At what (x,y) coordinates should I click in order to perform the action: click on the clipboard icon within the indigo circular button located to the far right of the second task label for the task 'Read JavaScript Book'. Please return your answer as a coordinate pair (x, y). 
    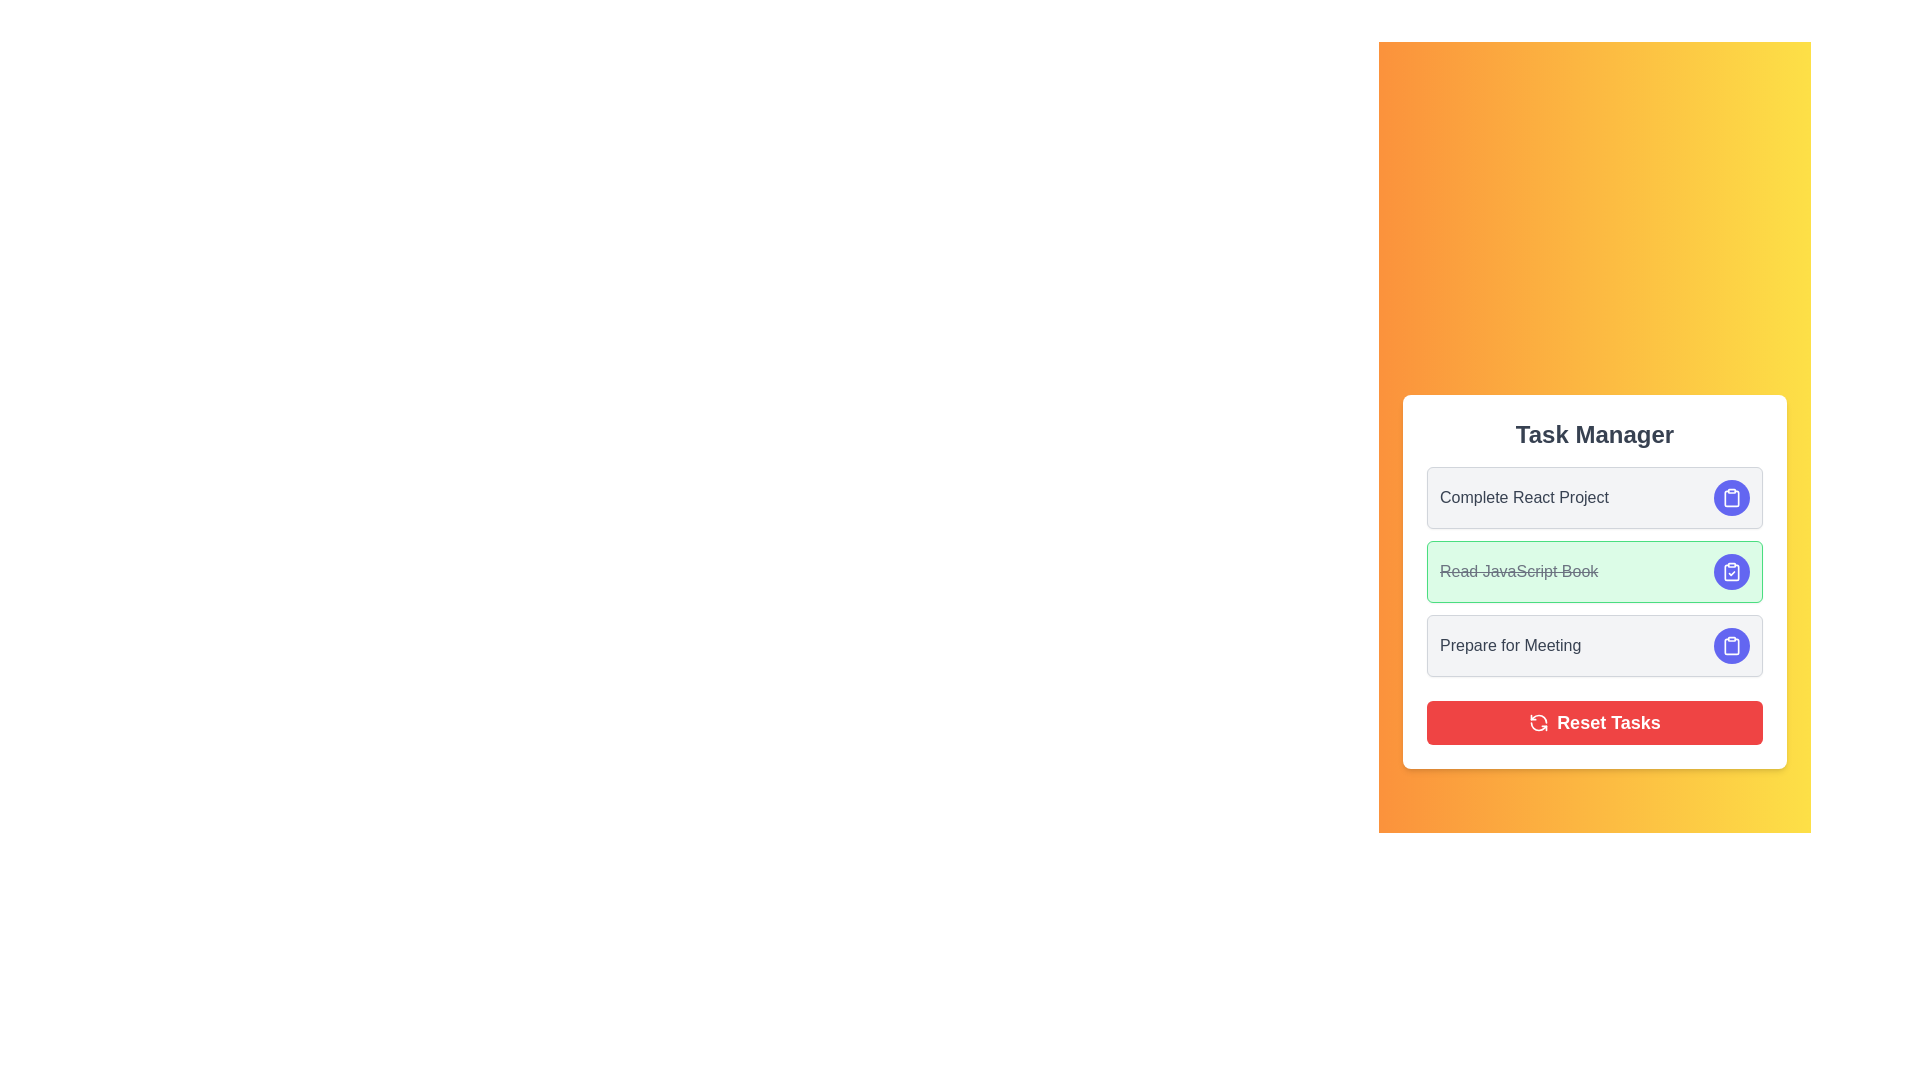
    Looking at the image, I should click on (1731, 645).